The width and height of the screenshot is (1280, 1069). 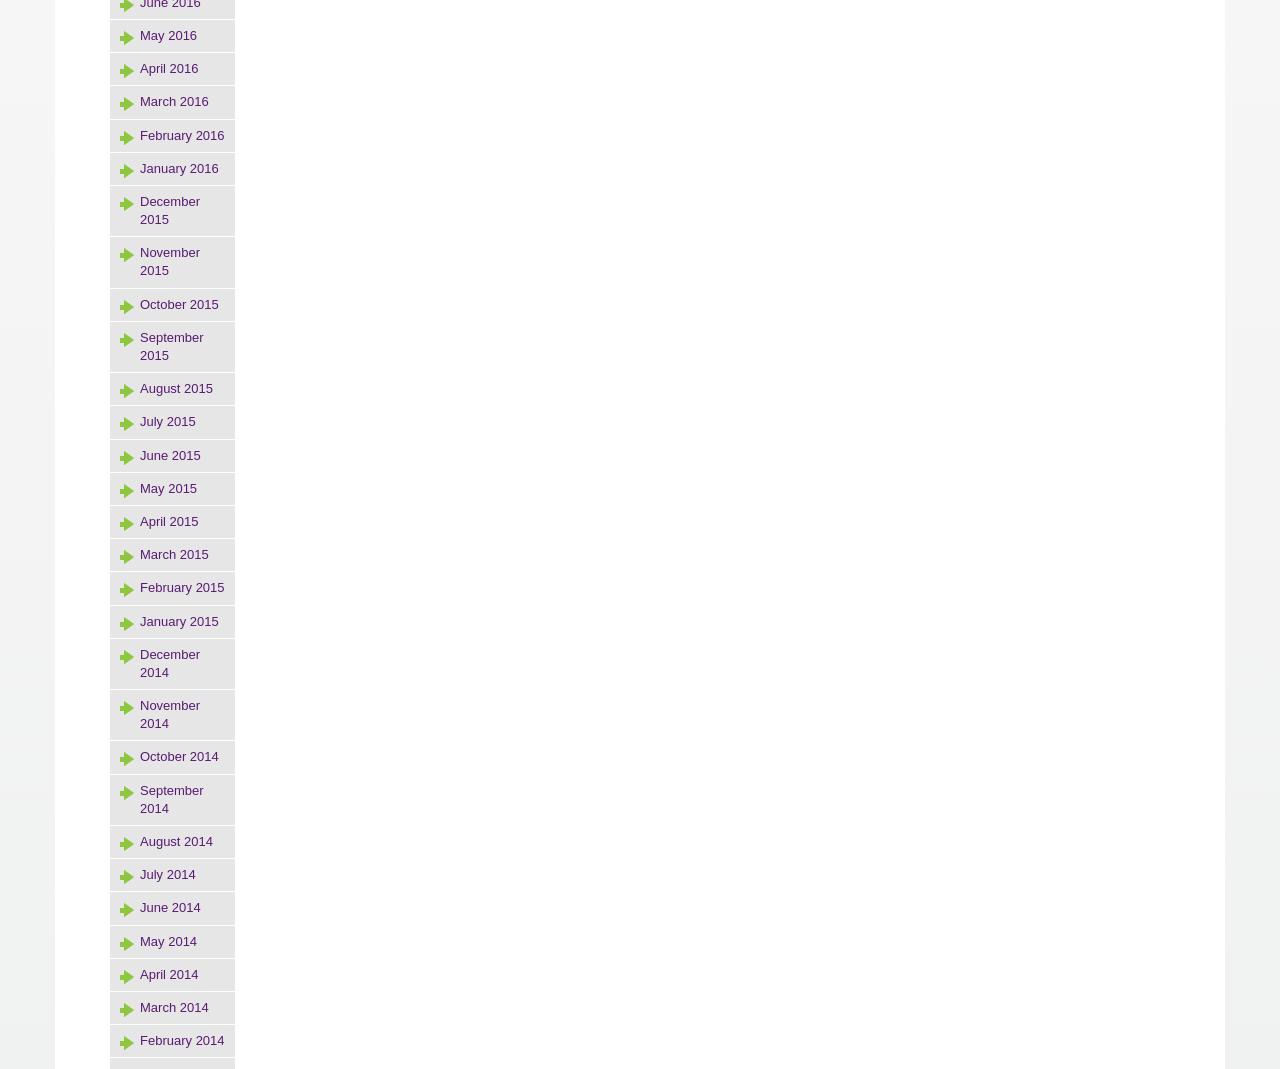 I want to click on 'July 2014', so click(x=167, y=873).